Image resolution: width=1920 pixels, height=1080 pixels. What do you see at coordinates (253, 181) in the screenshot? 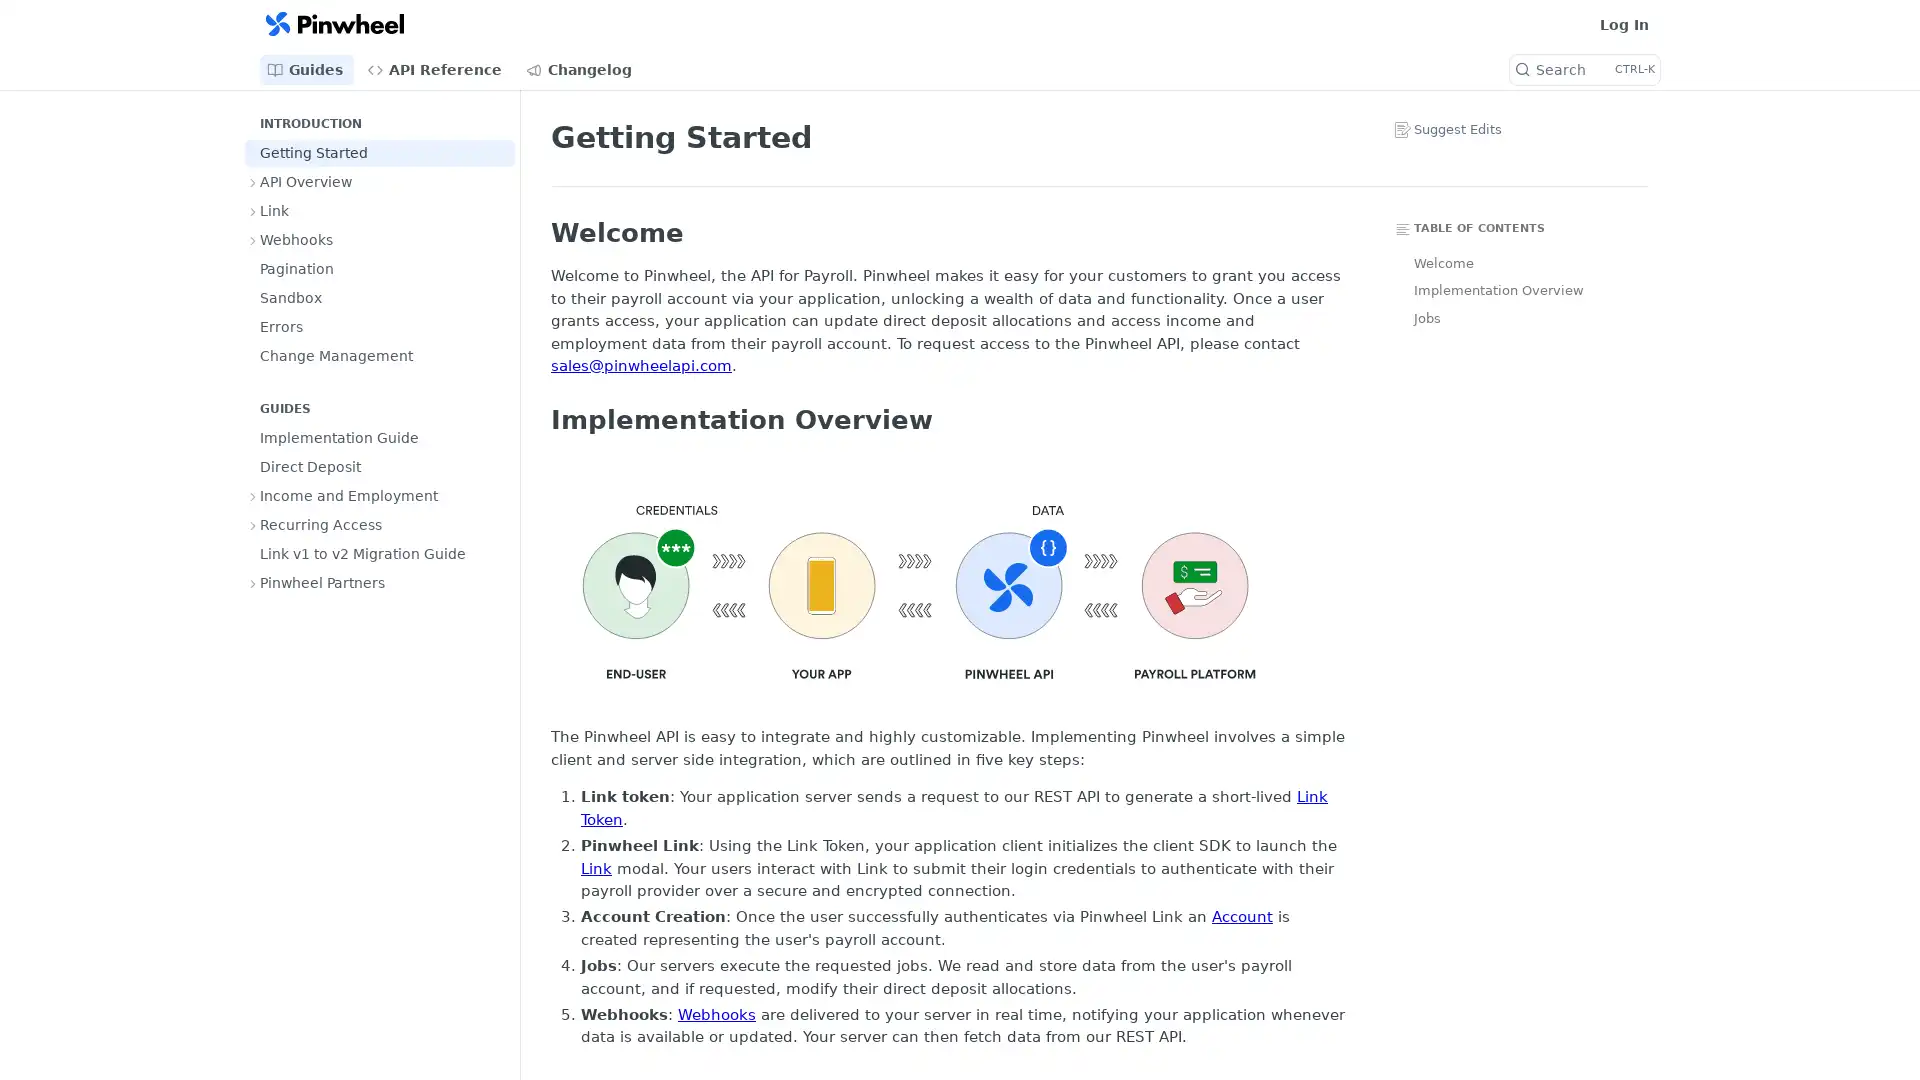
I see `Show subpages for API Overview` at bounding box center [253, 181].